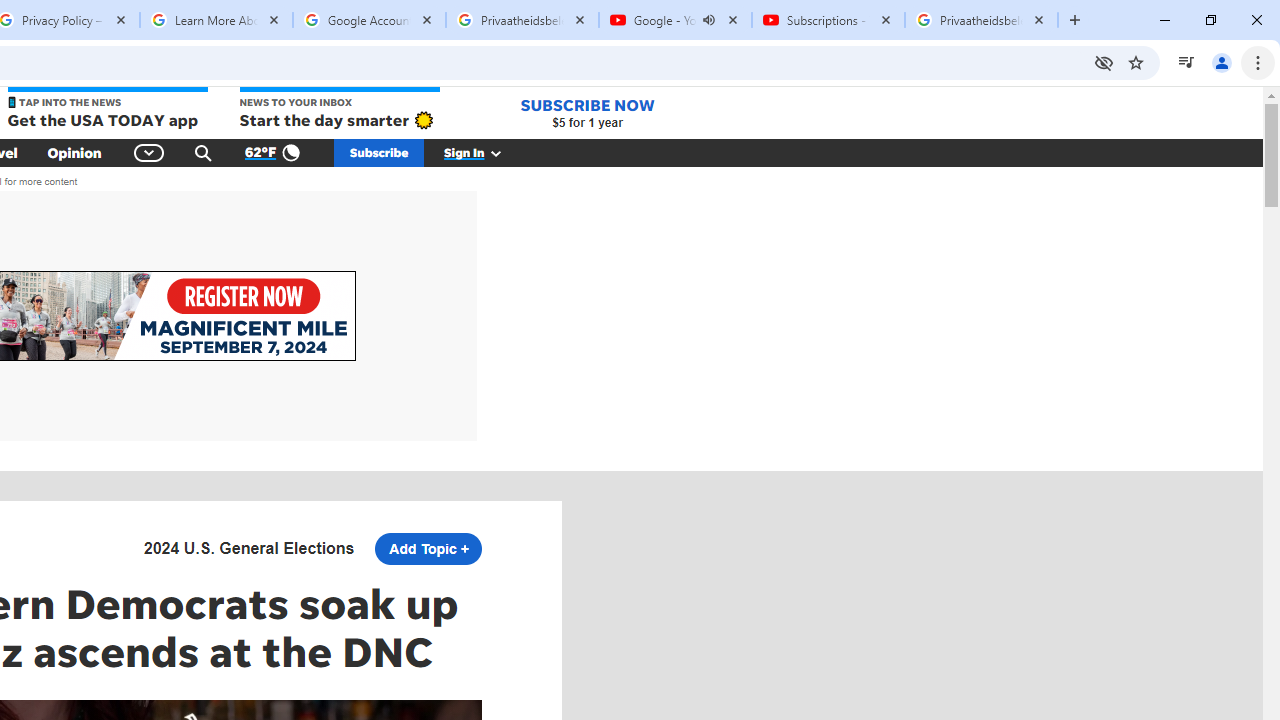 Image resolution: width=1280 pixels, height=720 pixels. I want to click on 'Mute tab', so click(709, 20).